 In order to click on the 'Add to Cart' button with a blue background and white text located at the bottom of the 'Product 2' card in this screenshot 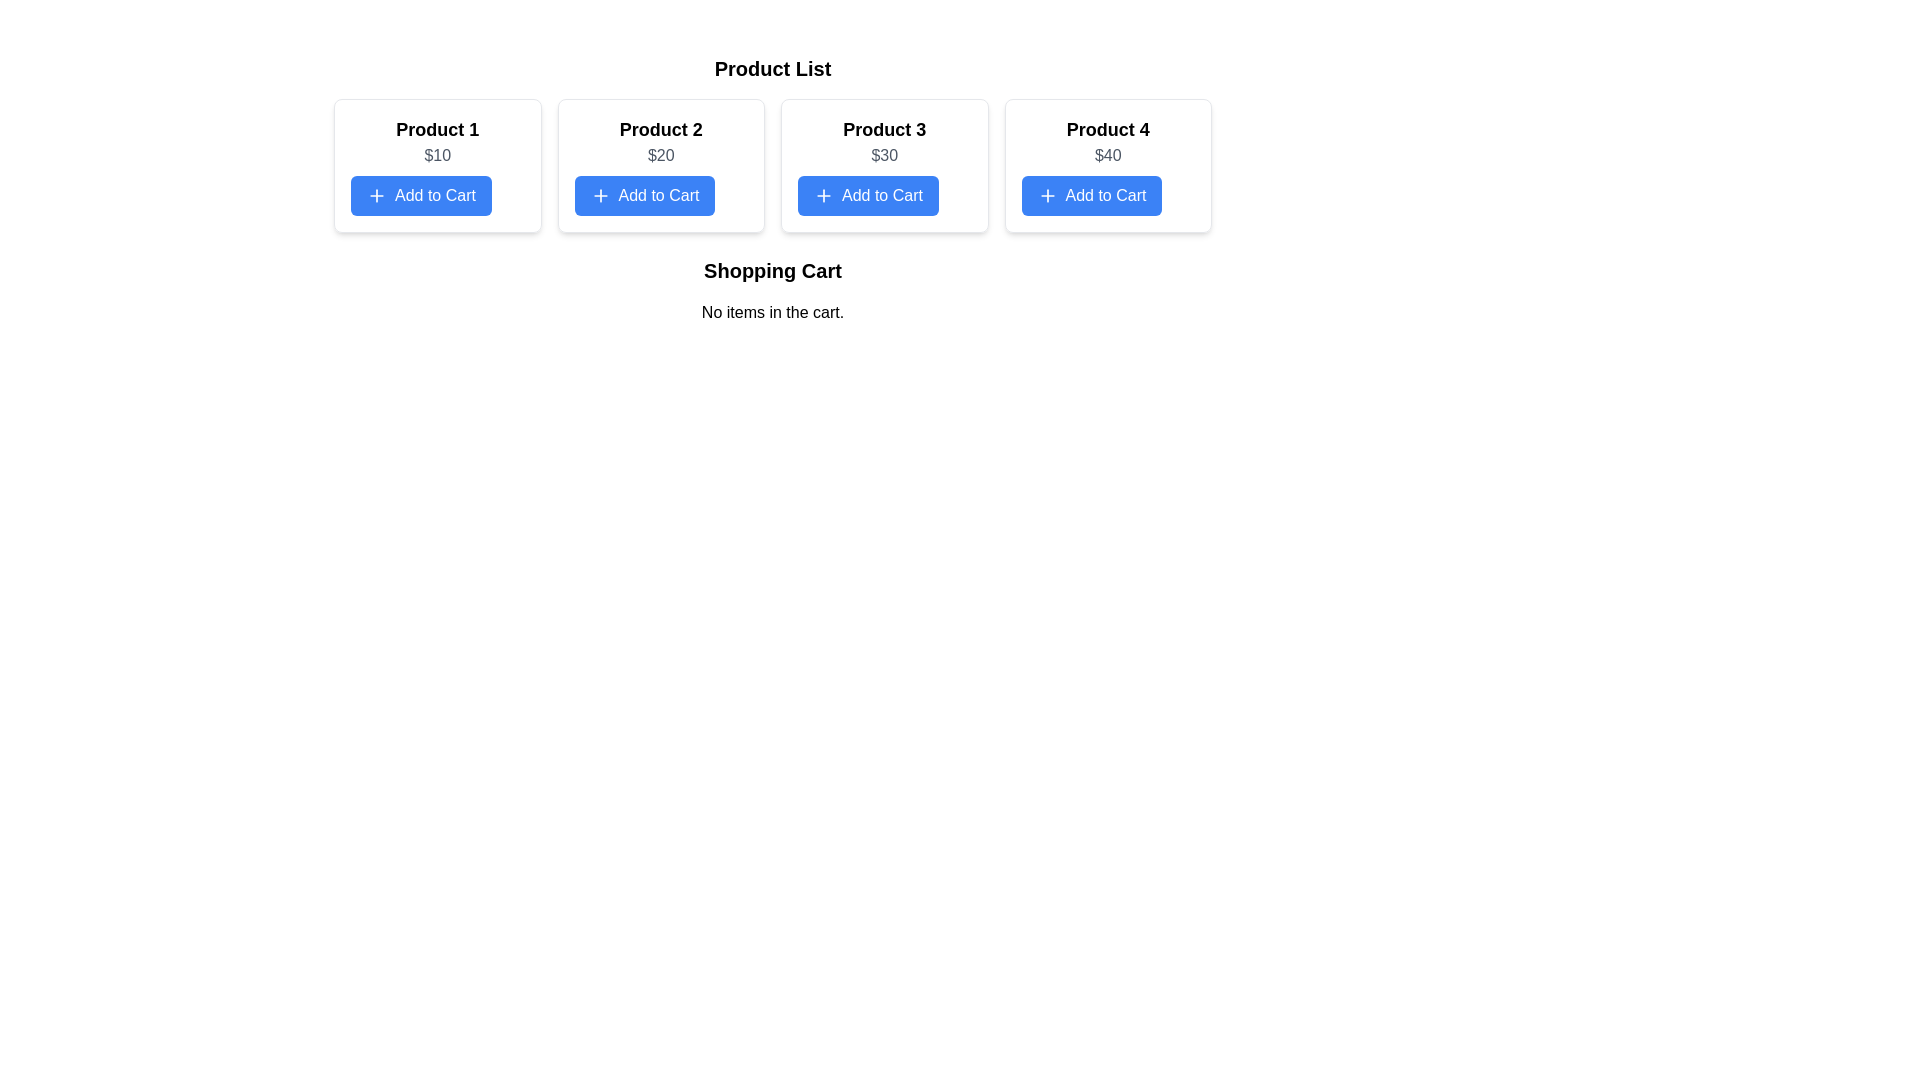, I will do `click(644, 196)`.